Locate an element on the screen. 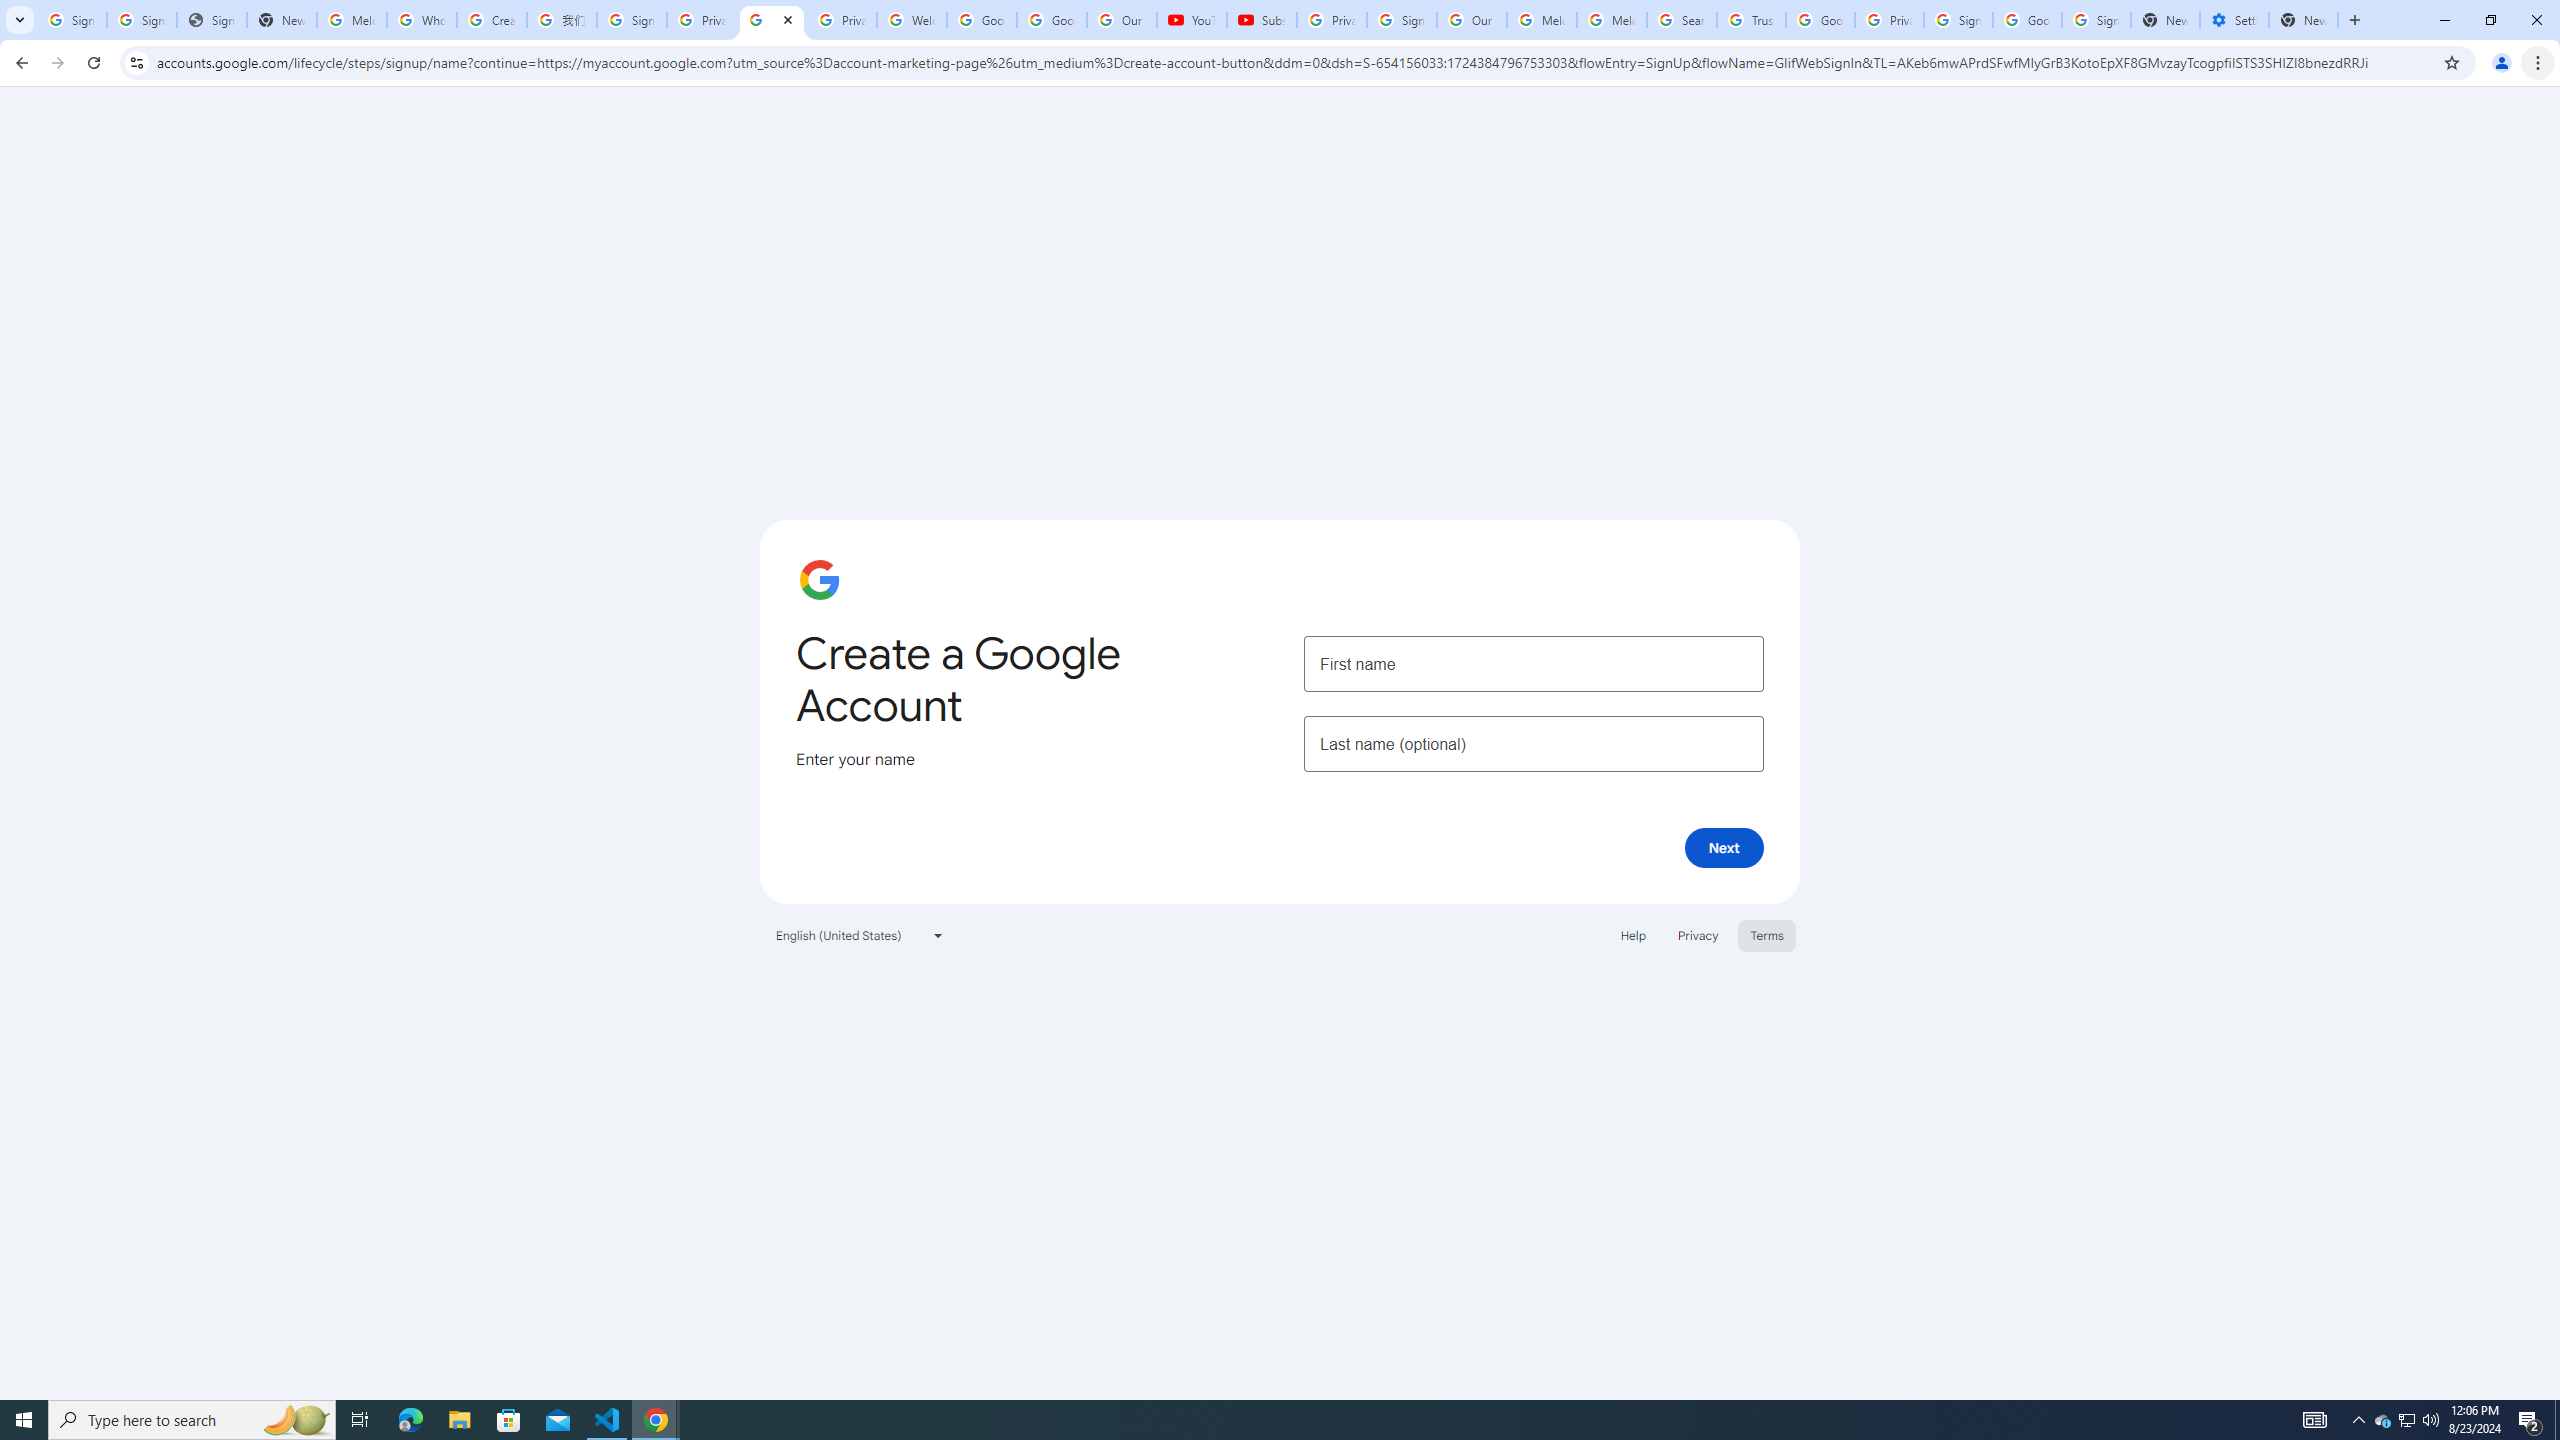 The height and width of the screenshot is (1440, 2560). 'YouTube' is located at coordinates (1190, 19).